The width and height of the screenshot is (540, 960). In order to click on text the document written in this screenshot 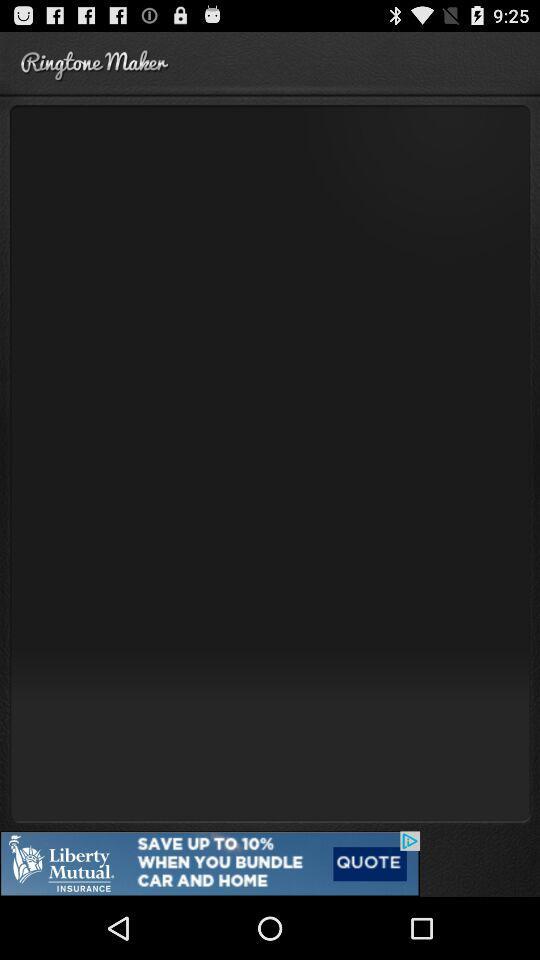, I will do `click(270, 462)`.